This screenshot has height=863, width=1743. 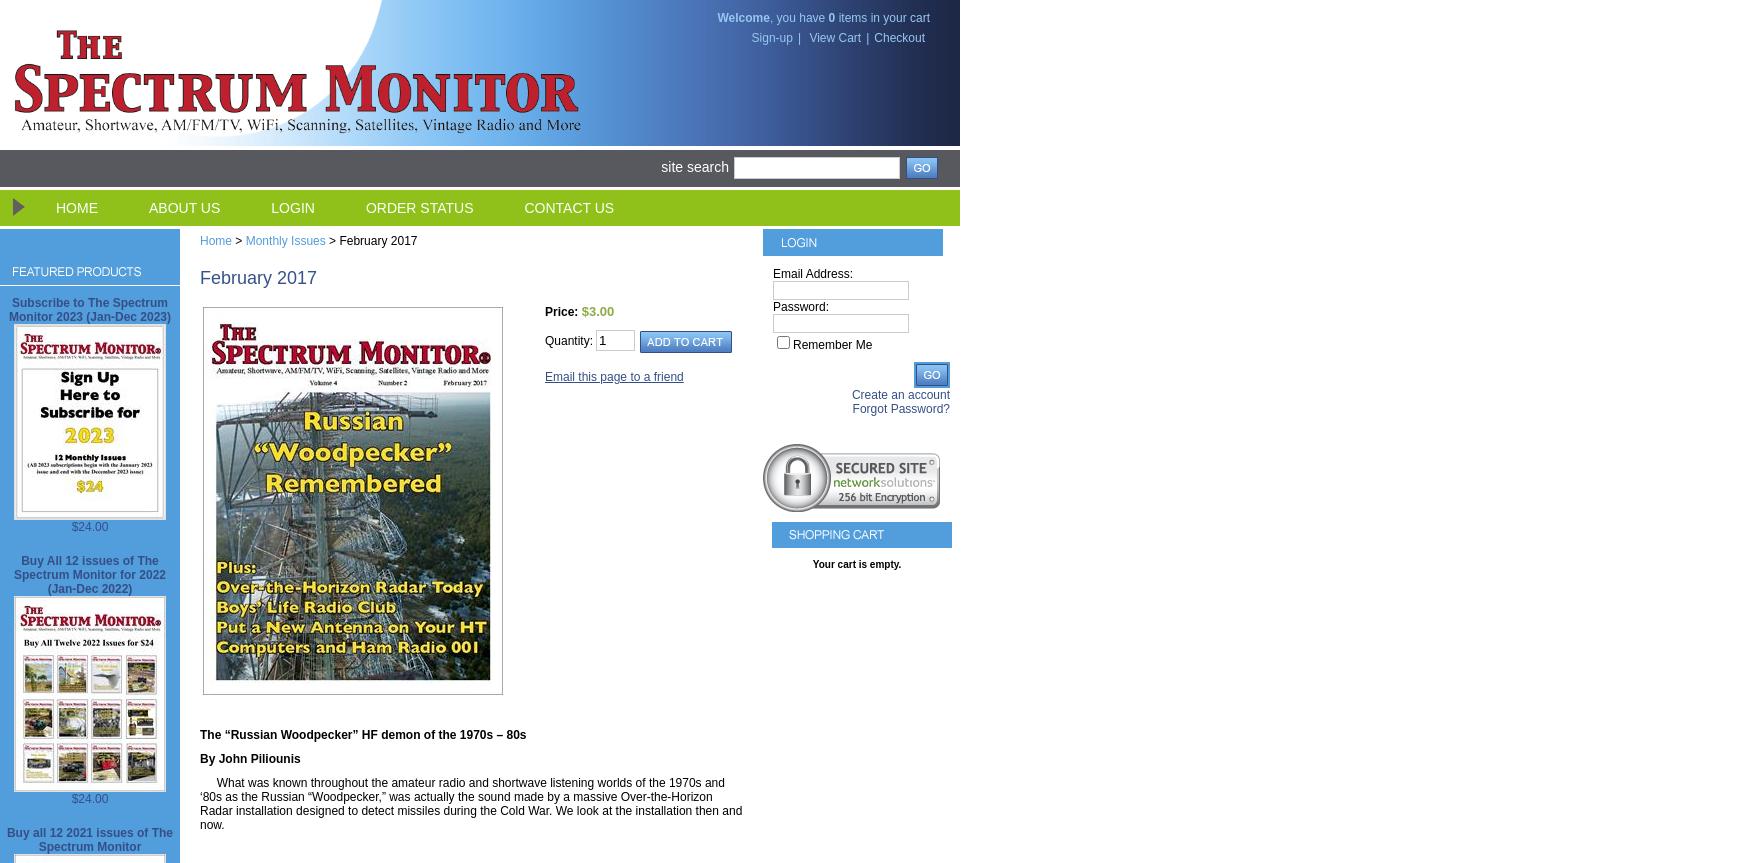 What do you see at coordinates (88, 575) in the screenshot?
I see `'Buy All 12 issues of The Spectrum Monitor for 2022 (Jan-Dec 2022)'` at bounding box center [88, 575].